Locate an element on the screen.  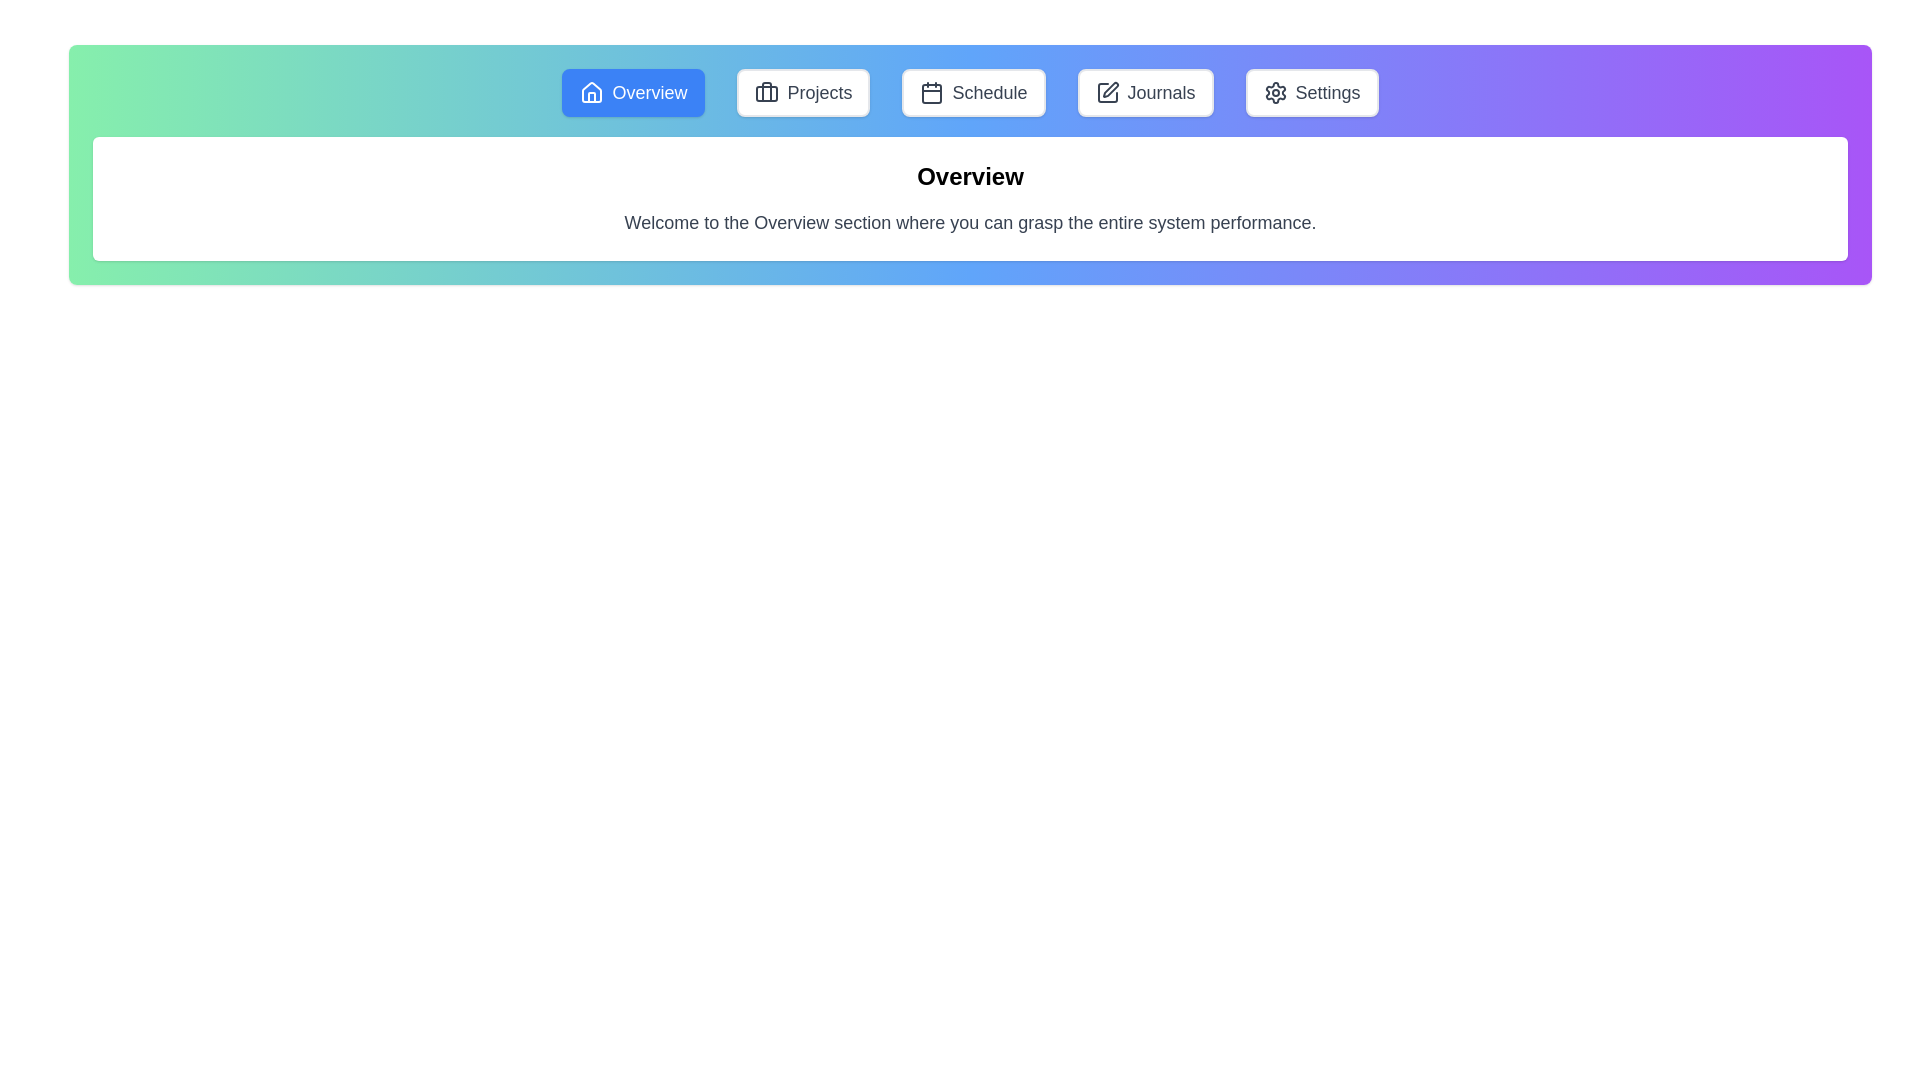
the buttons in the navigation bar located at the top of the interface is located at coordinates (970, 92).